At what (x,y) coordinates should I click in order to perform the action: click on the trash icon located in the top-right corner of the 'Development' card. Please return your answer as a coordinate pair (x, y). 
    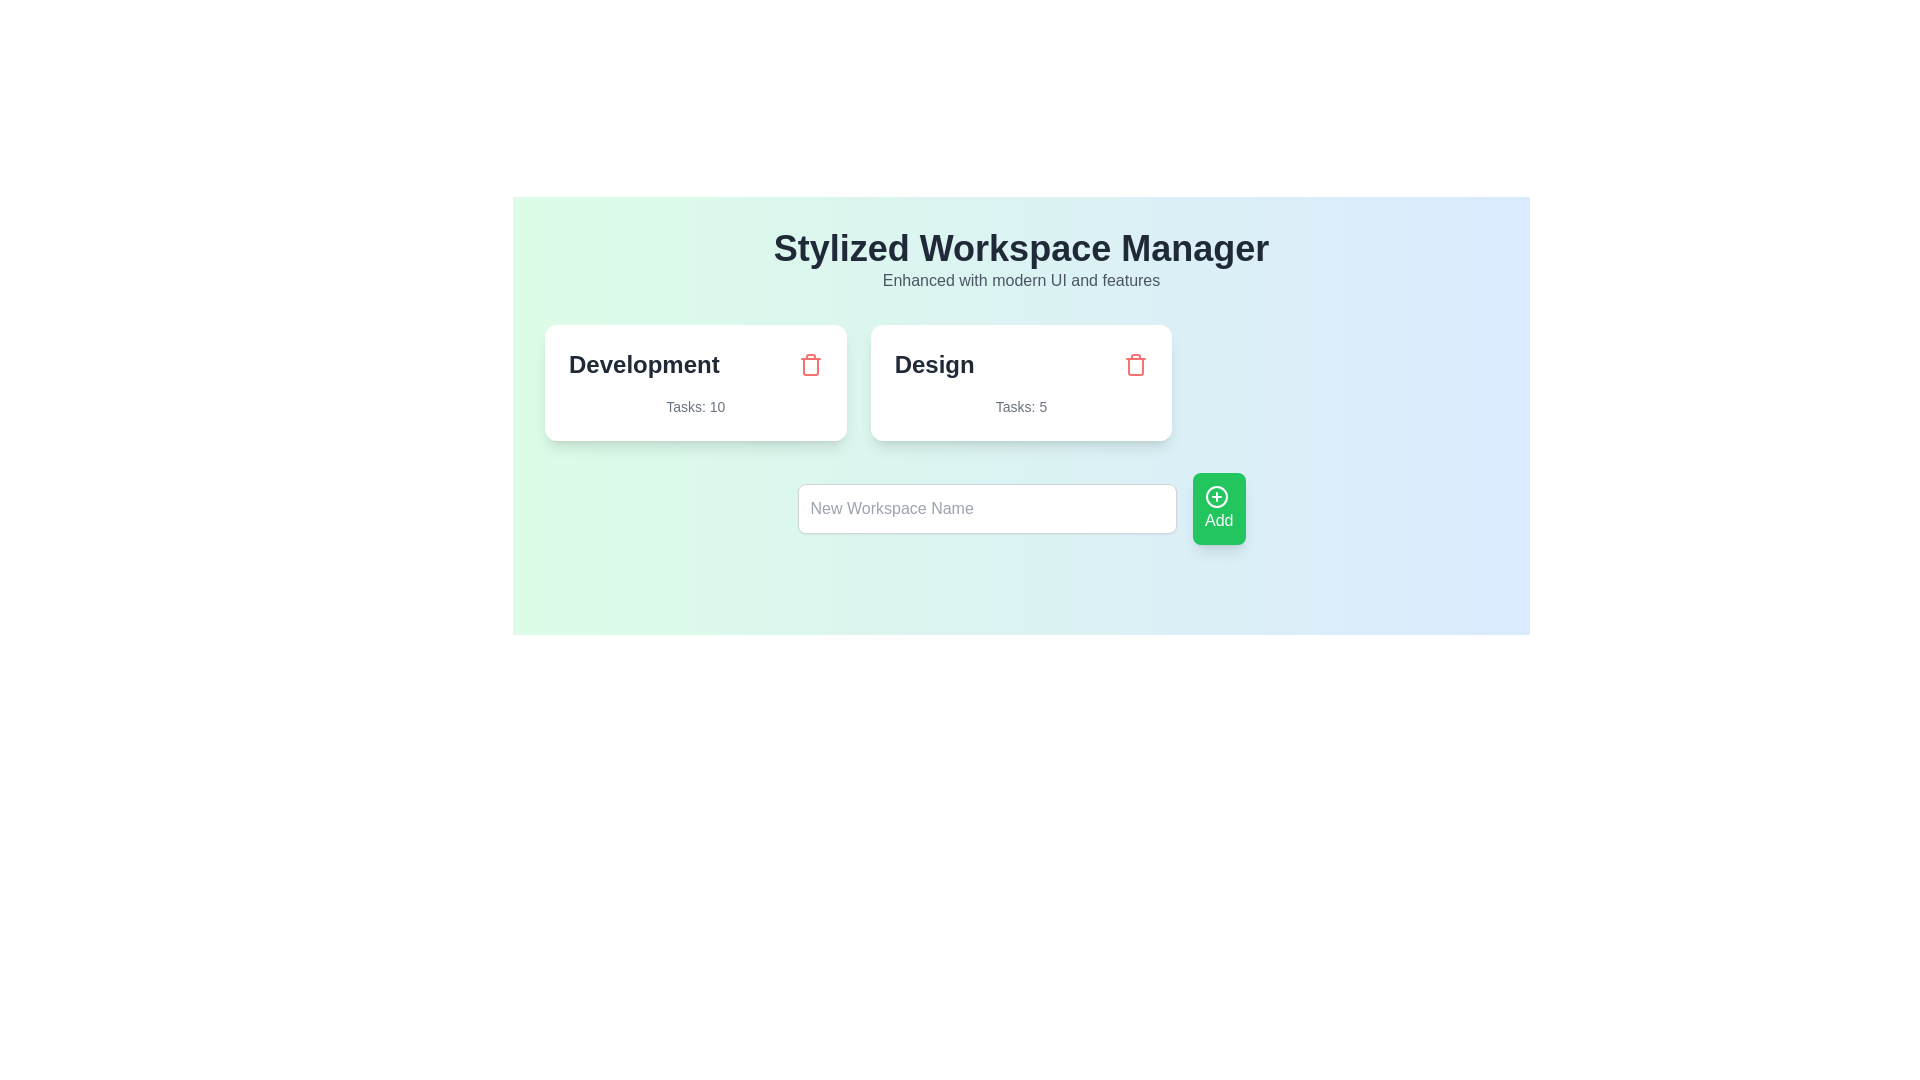
    Looking at the image, I should click on (810, 365).